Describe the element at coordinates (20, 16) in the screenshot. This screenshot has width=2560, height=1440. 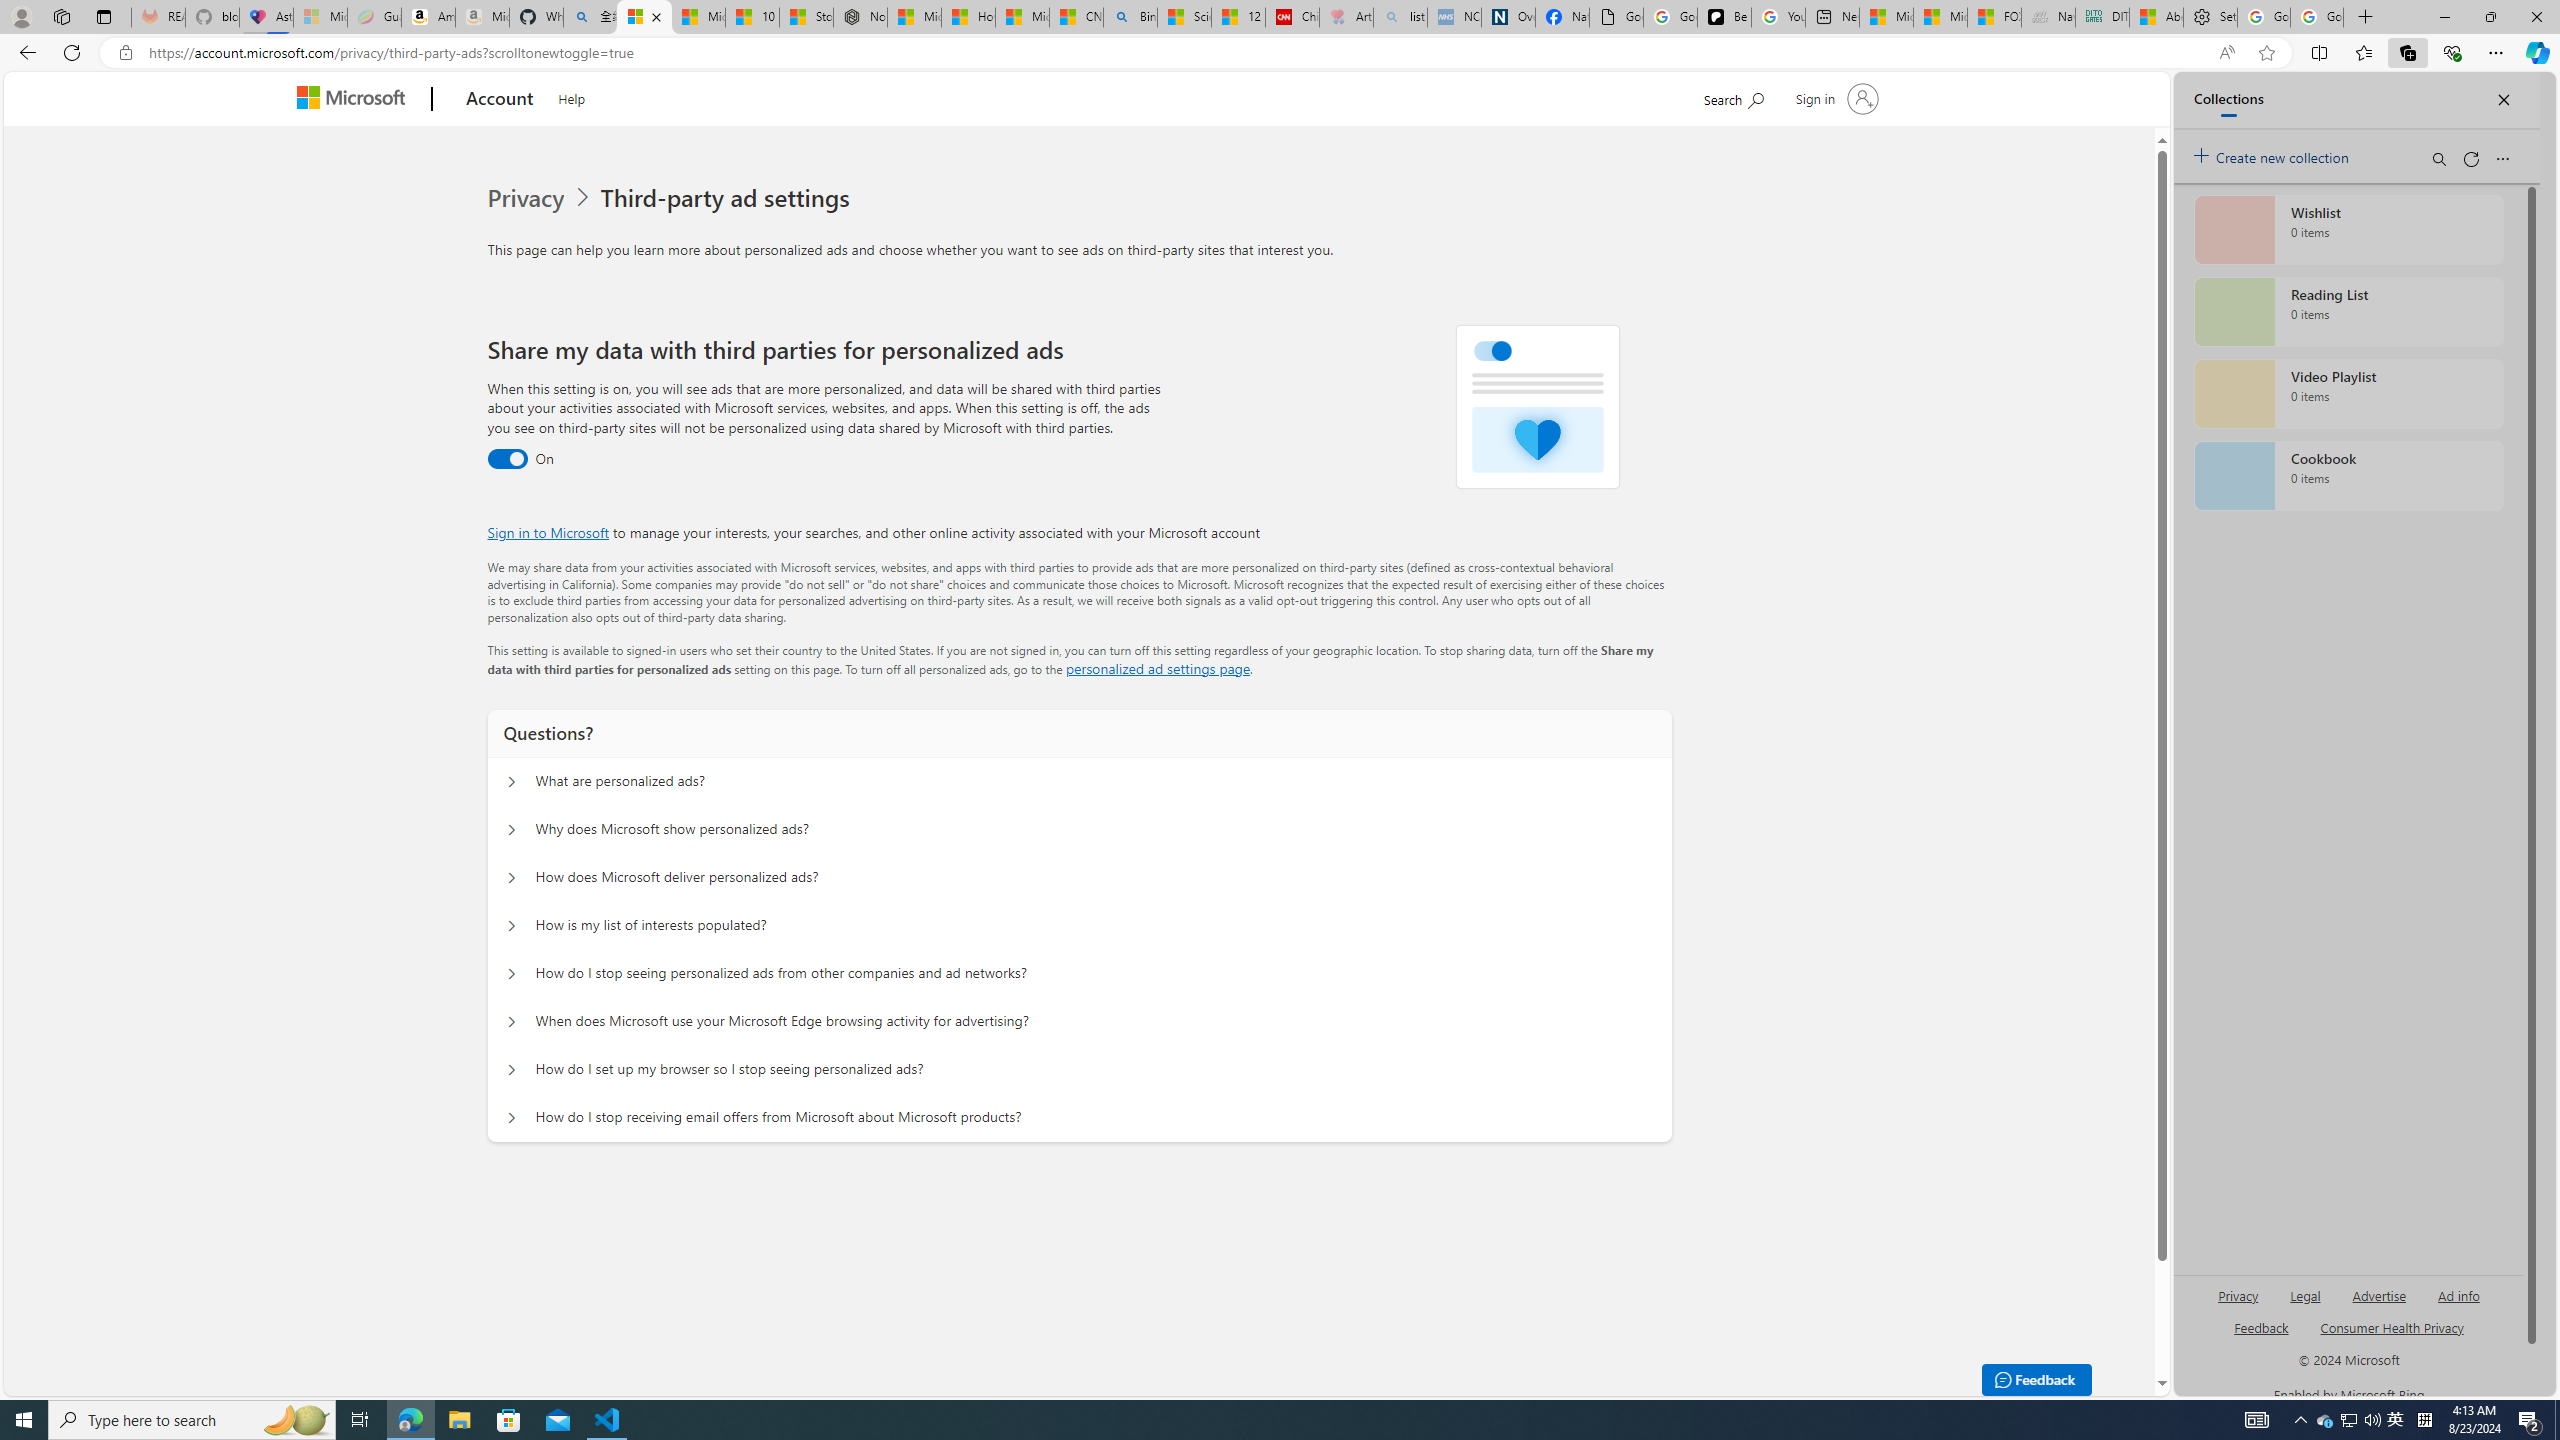
I see `'Personal Profile'` at that location.